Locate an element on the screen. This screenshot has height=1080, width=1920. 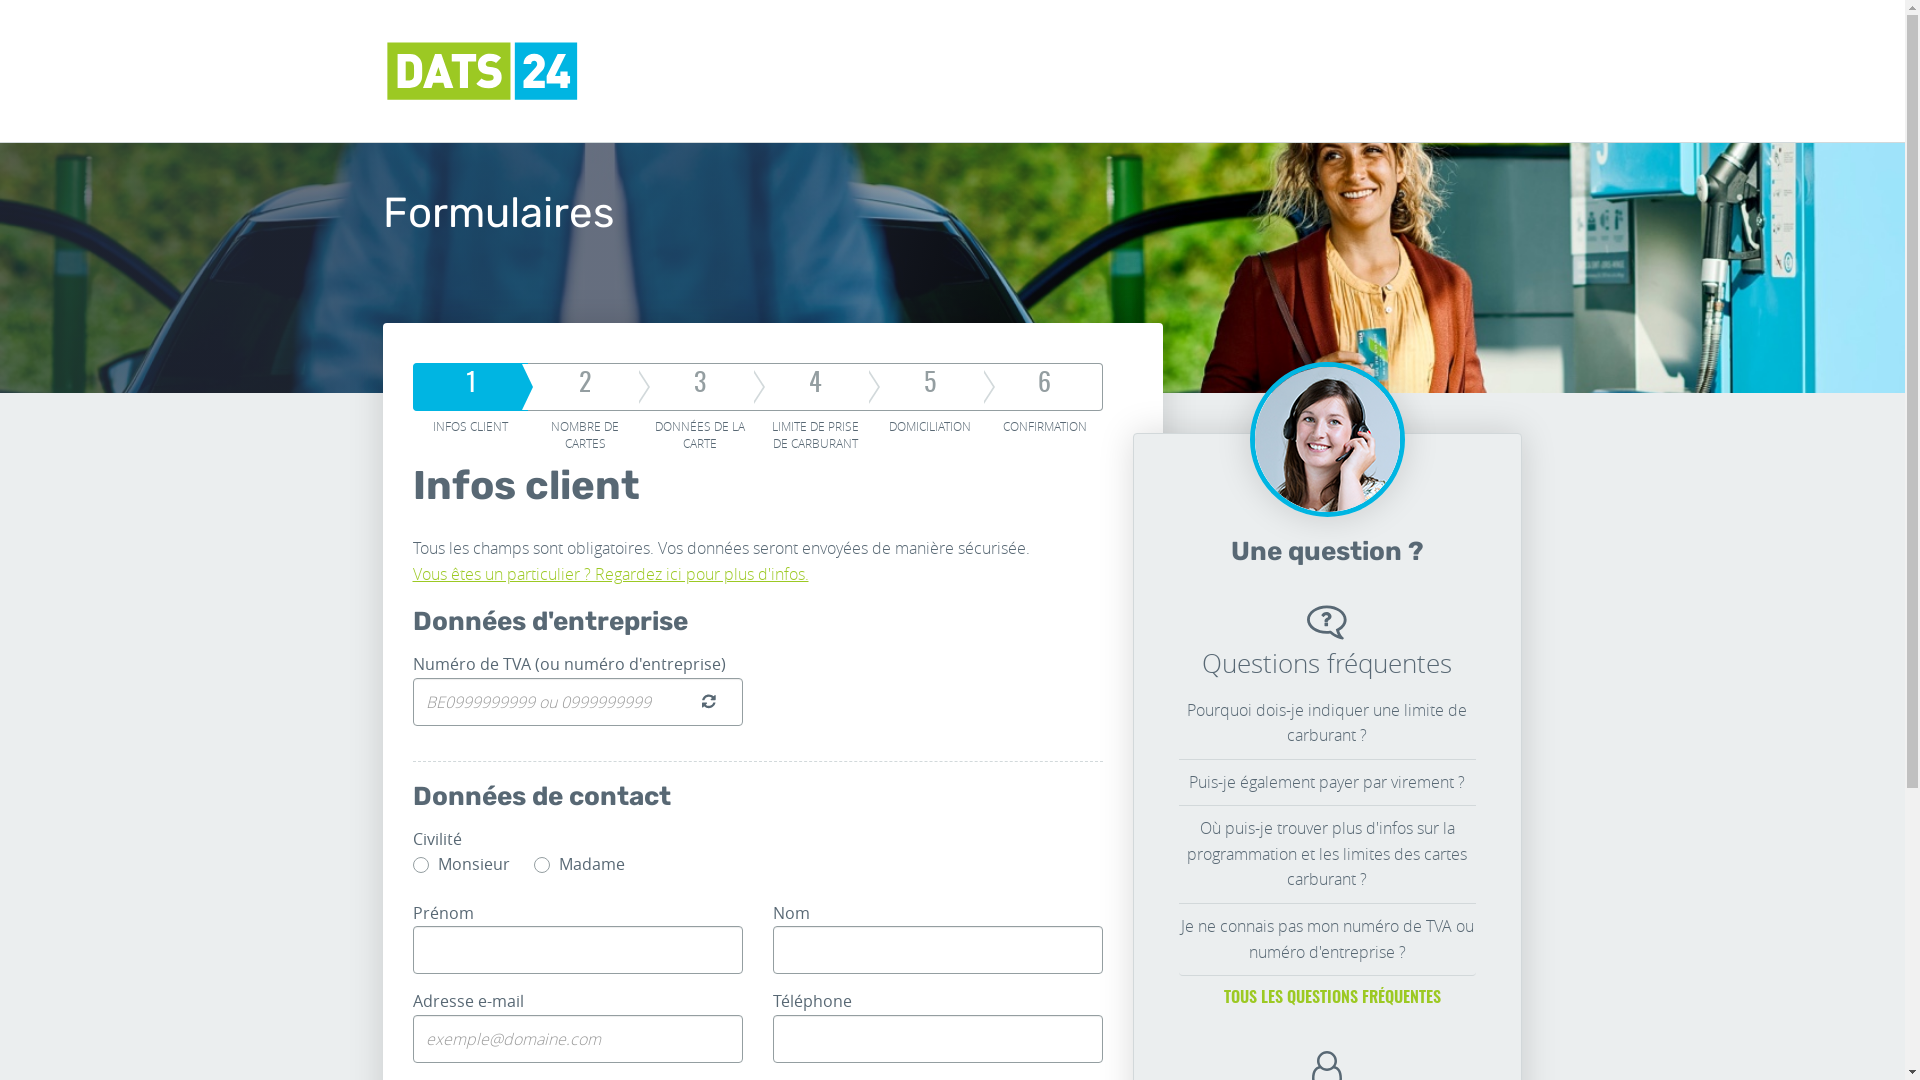
'DATS 24' is located at coordinates (481, 69).